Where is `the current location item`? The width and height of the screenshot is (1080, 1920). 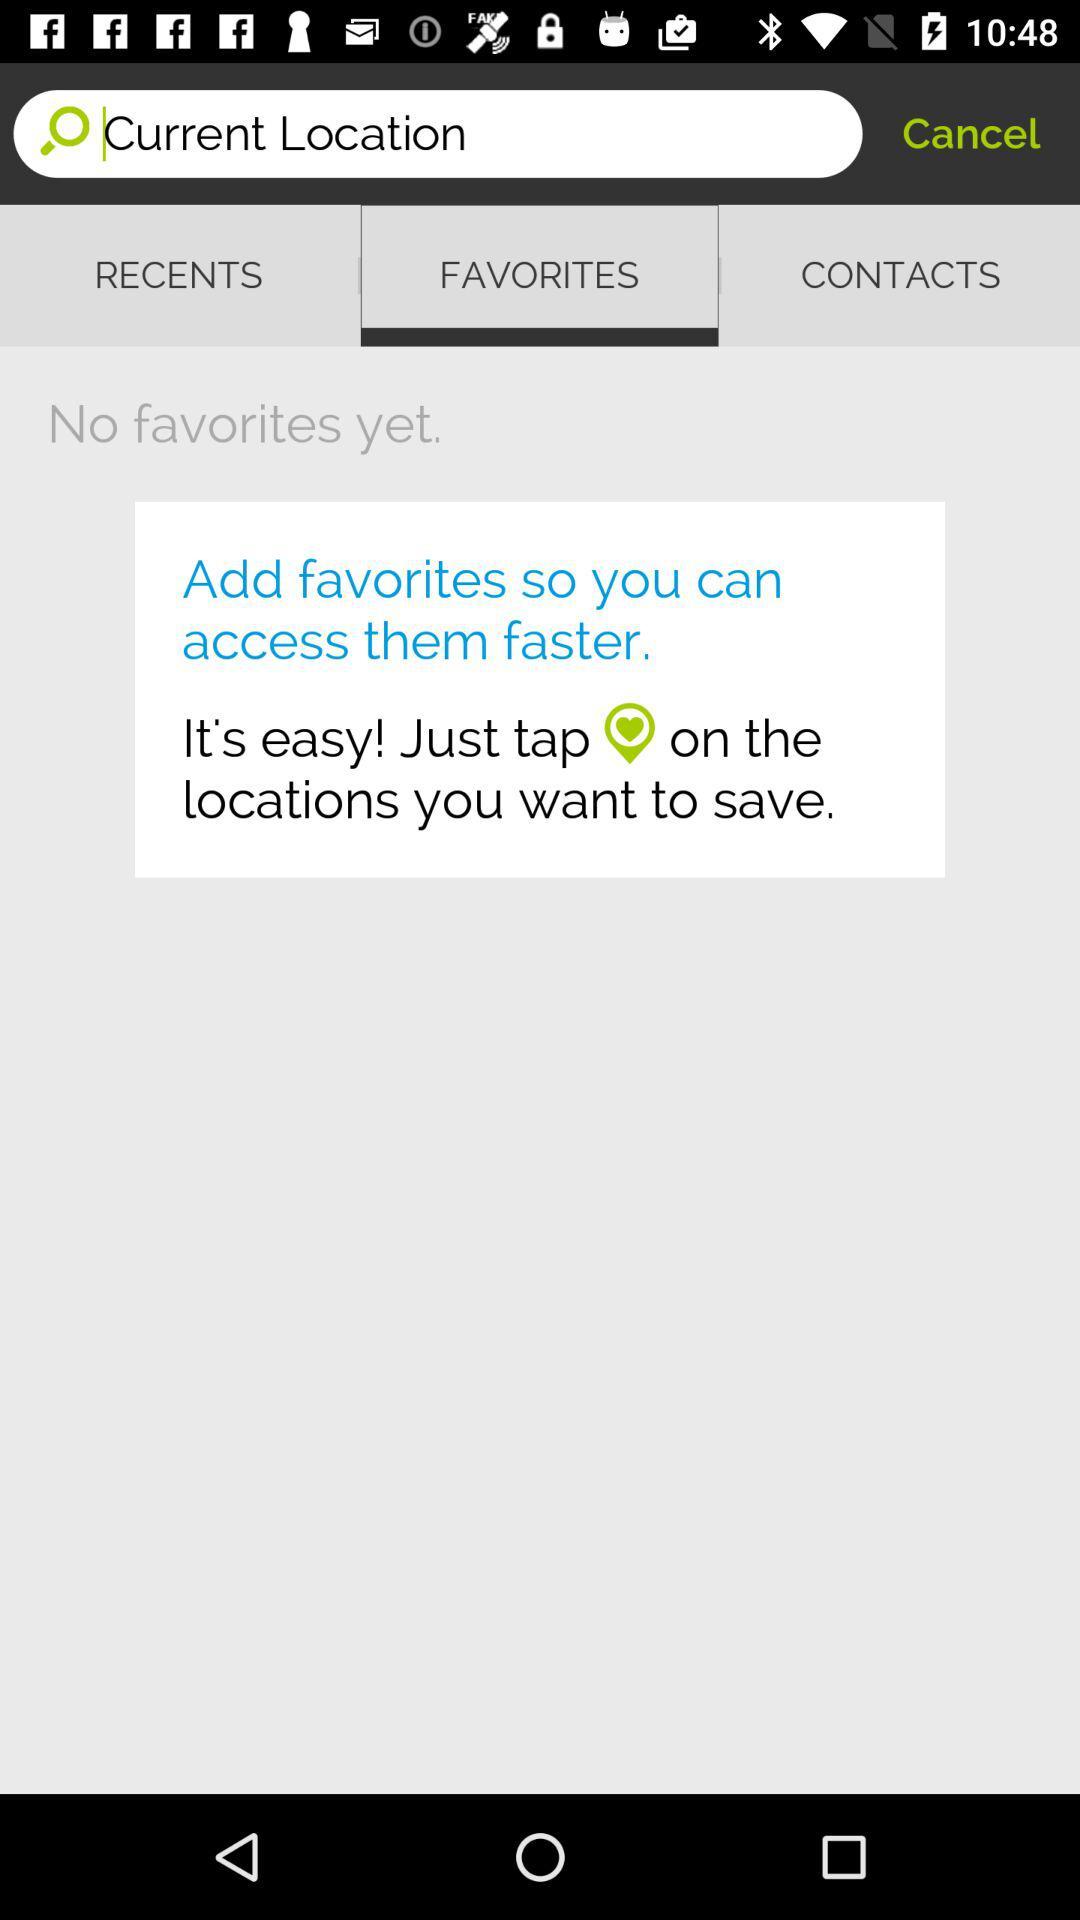 the current location item is located at coordinates (482, 132).